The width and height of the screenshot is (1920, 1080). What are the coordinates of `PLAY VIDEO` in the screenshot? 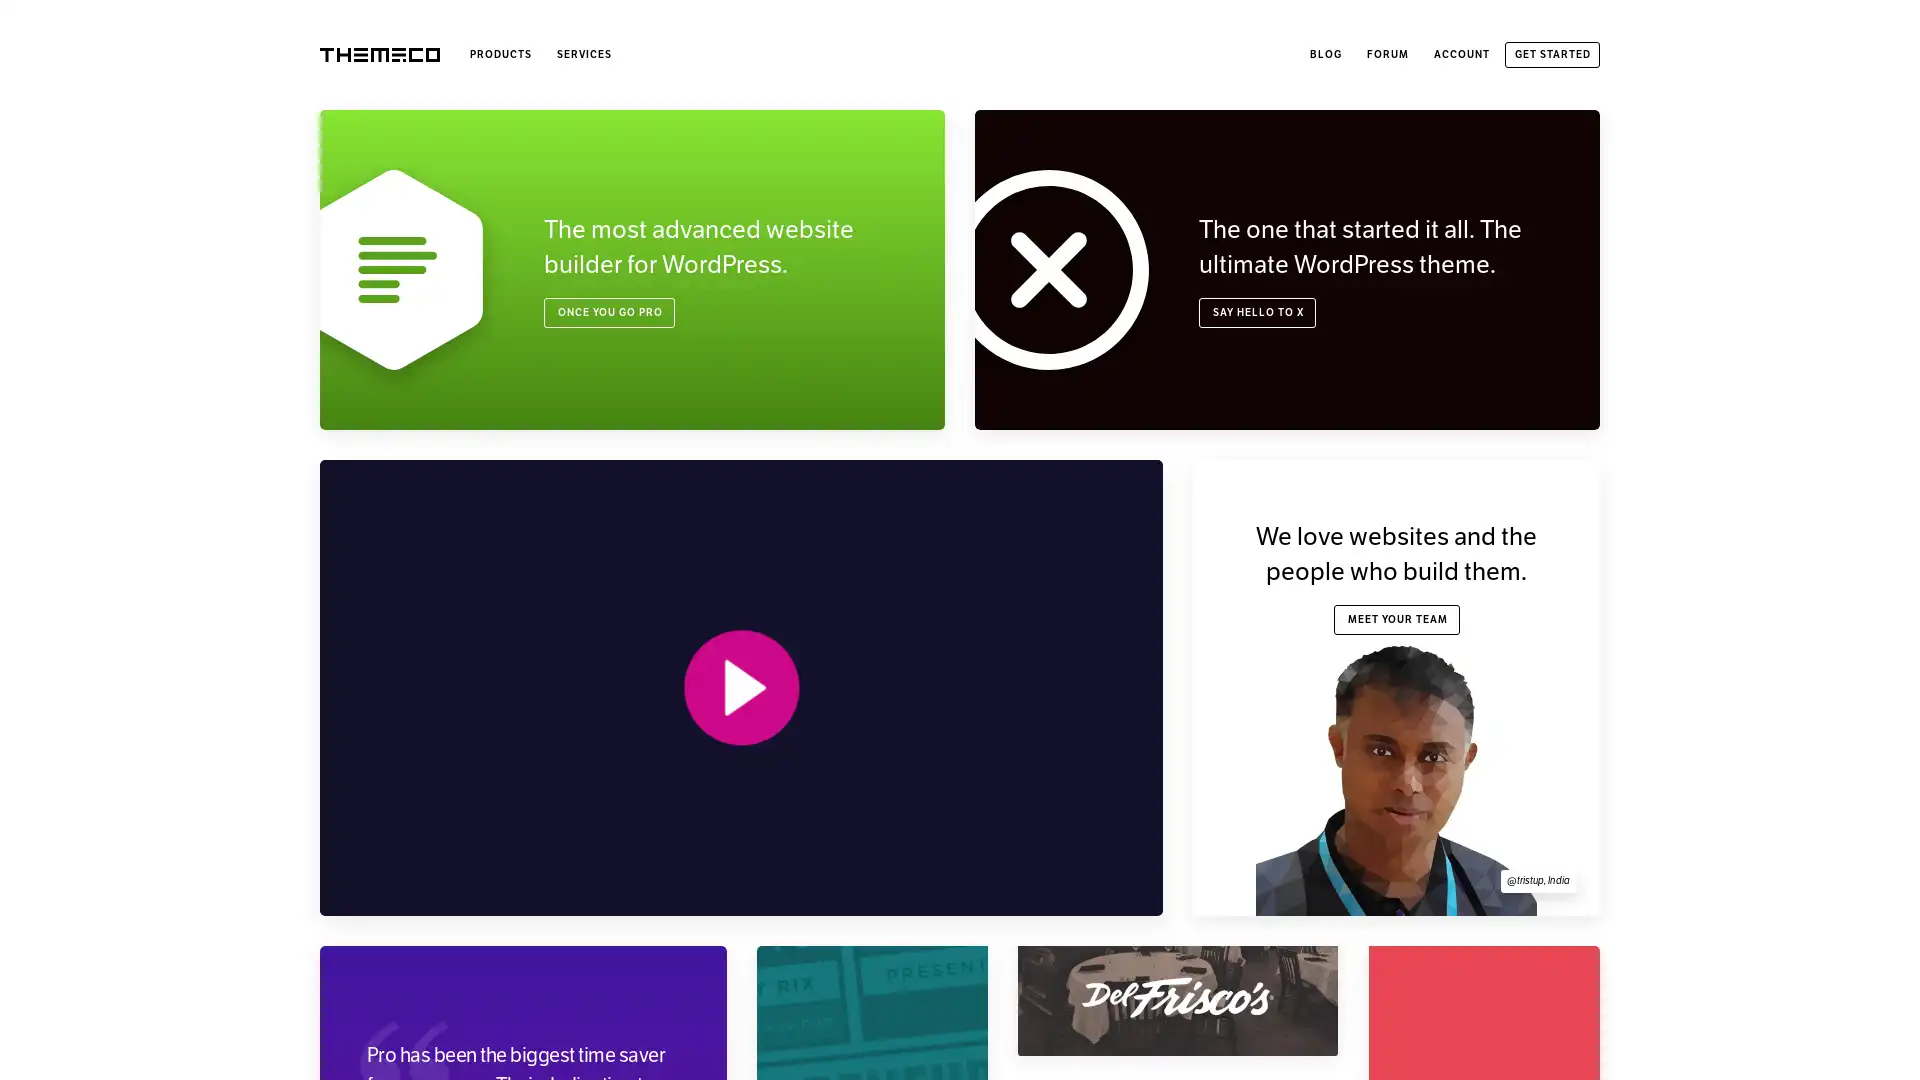 It's located at (740, 686).